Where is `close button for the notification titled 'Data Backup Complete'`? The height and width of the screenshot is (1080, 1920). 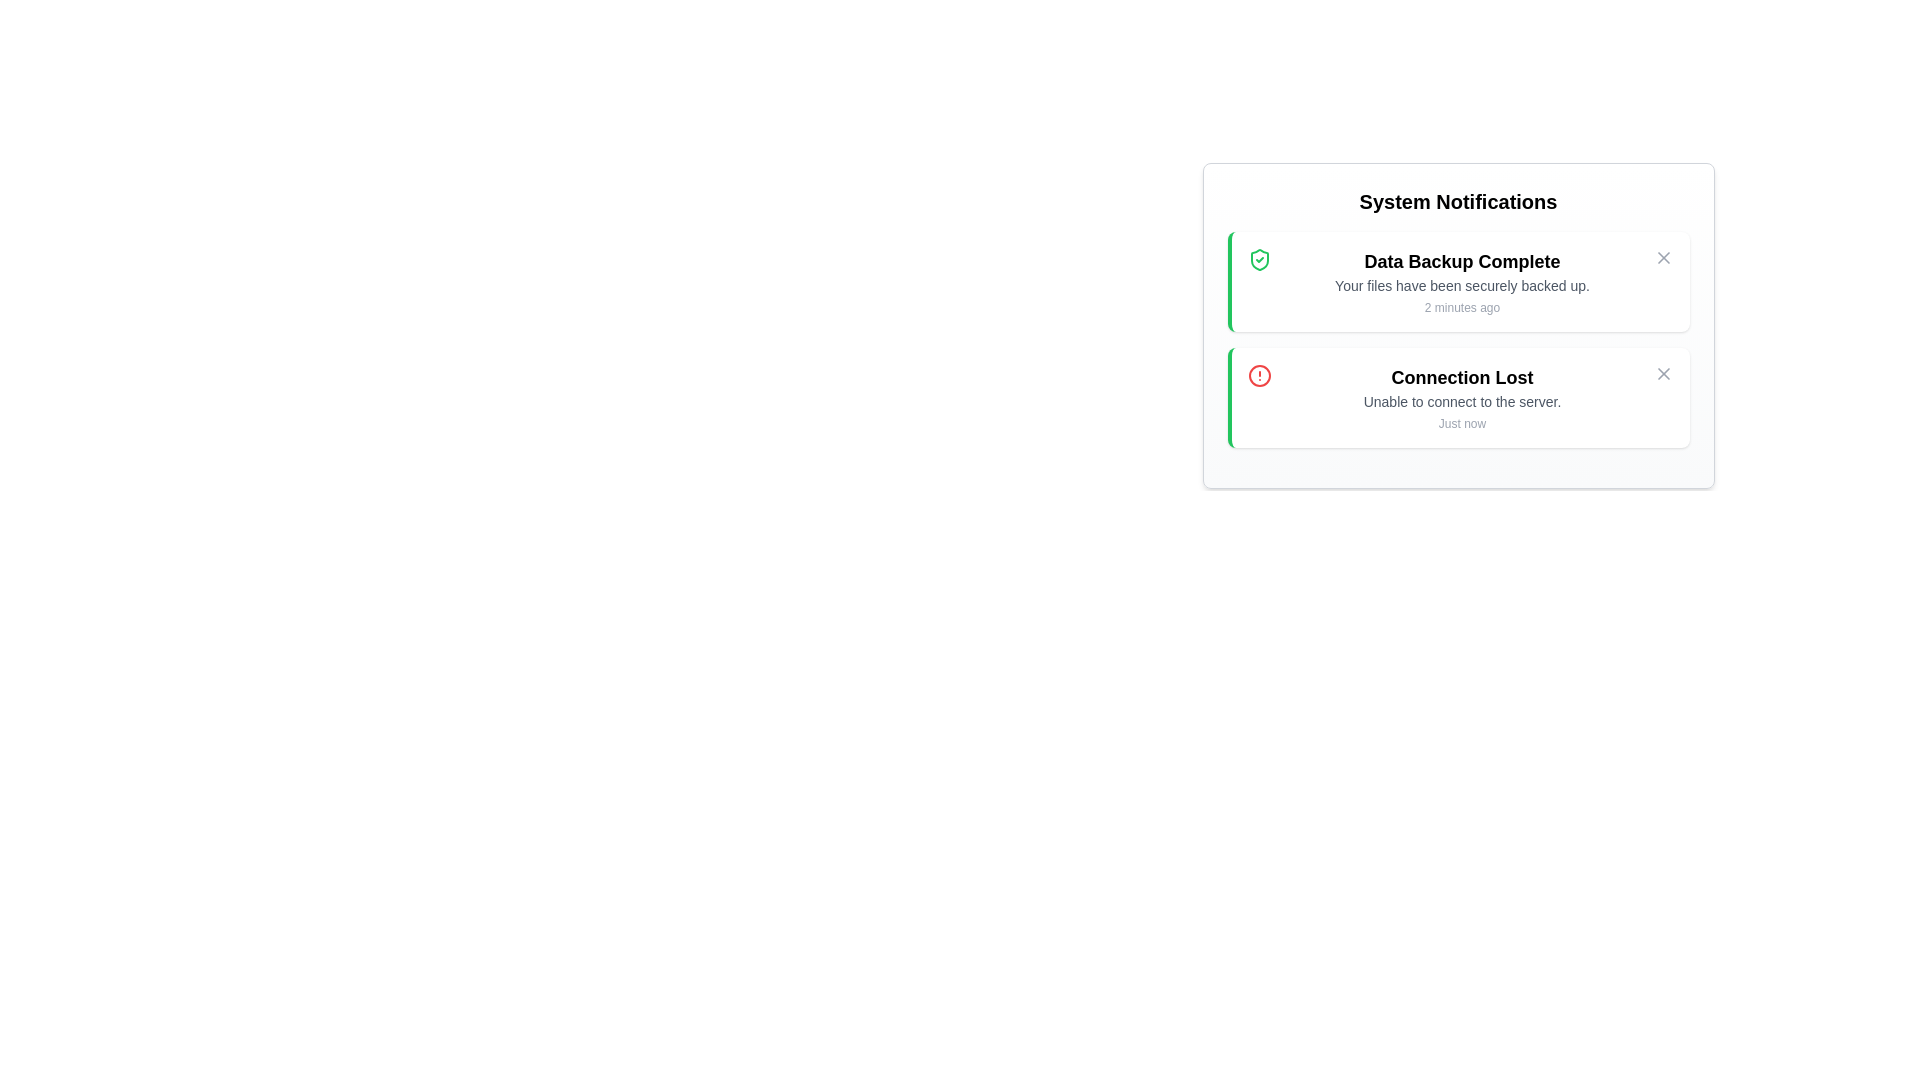 close button for the notification titled 'Data Backup Complete' is located at coordinates (1663, 257).